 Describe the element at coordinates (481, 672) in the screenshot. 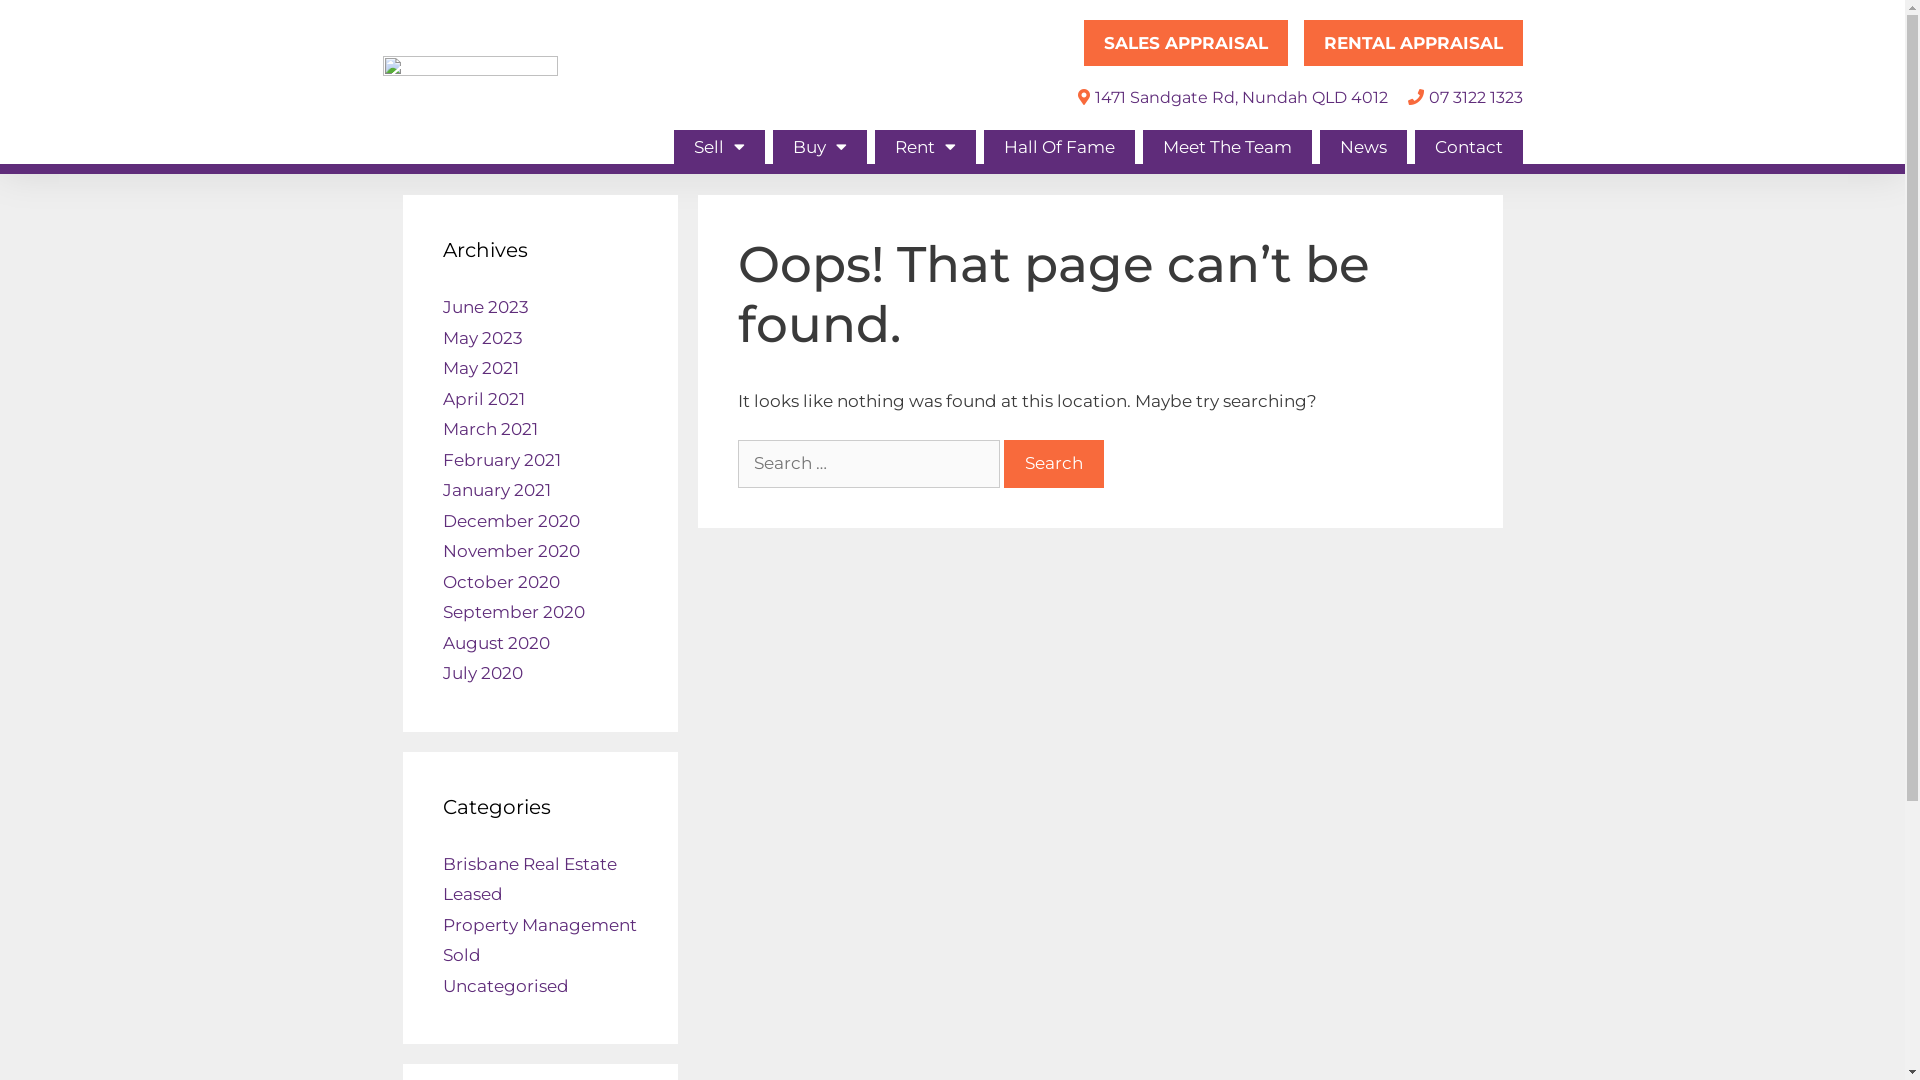

I see `'July 2020'` at that location.